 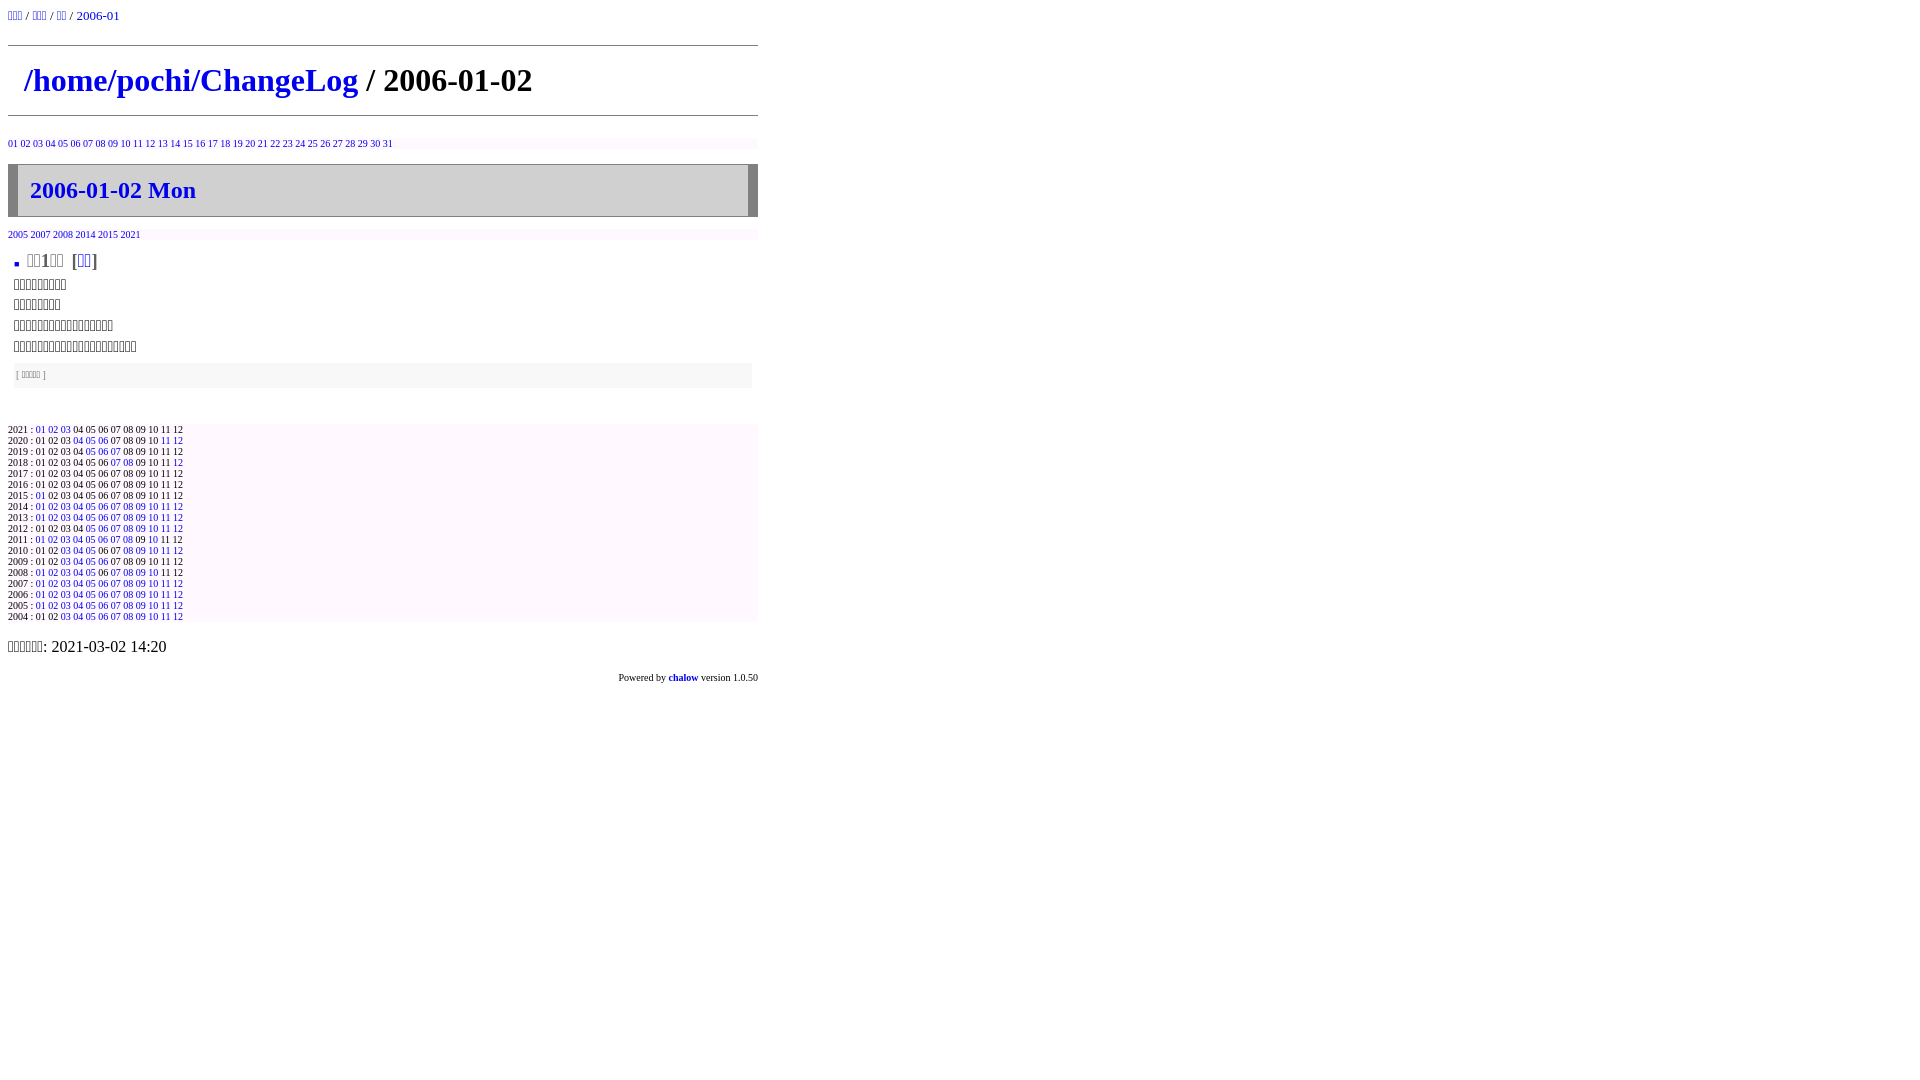 I want to click on '05', so click(x=90, y=516).